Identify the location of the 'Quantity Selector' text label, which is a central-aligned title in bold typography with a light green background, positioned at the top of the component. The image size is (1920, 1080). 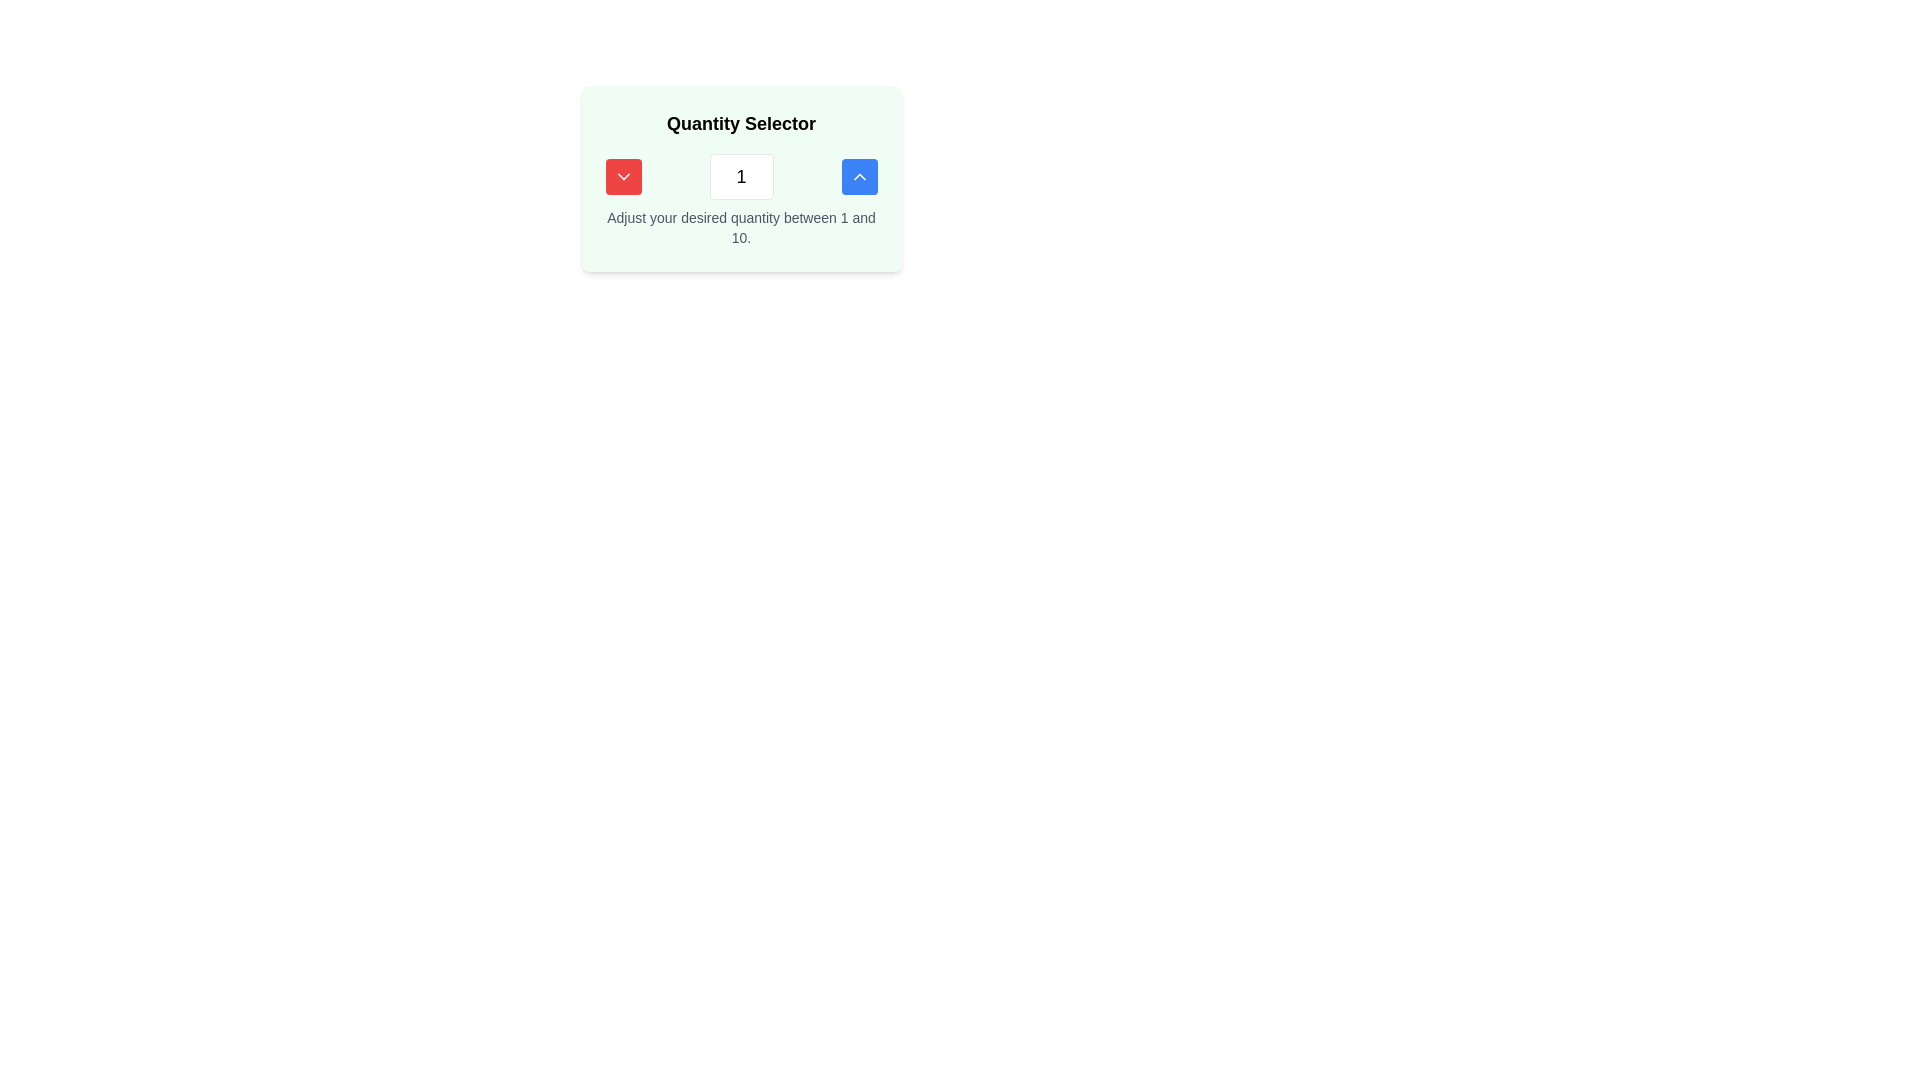
(740, 123).